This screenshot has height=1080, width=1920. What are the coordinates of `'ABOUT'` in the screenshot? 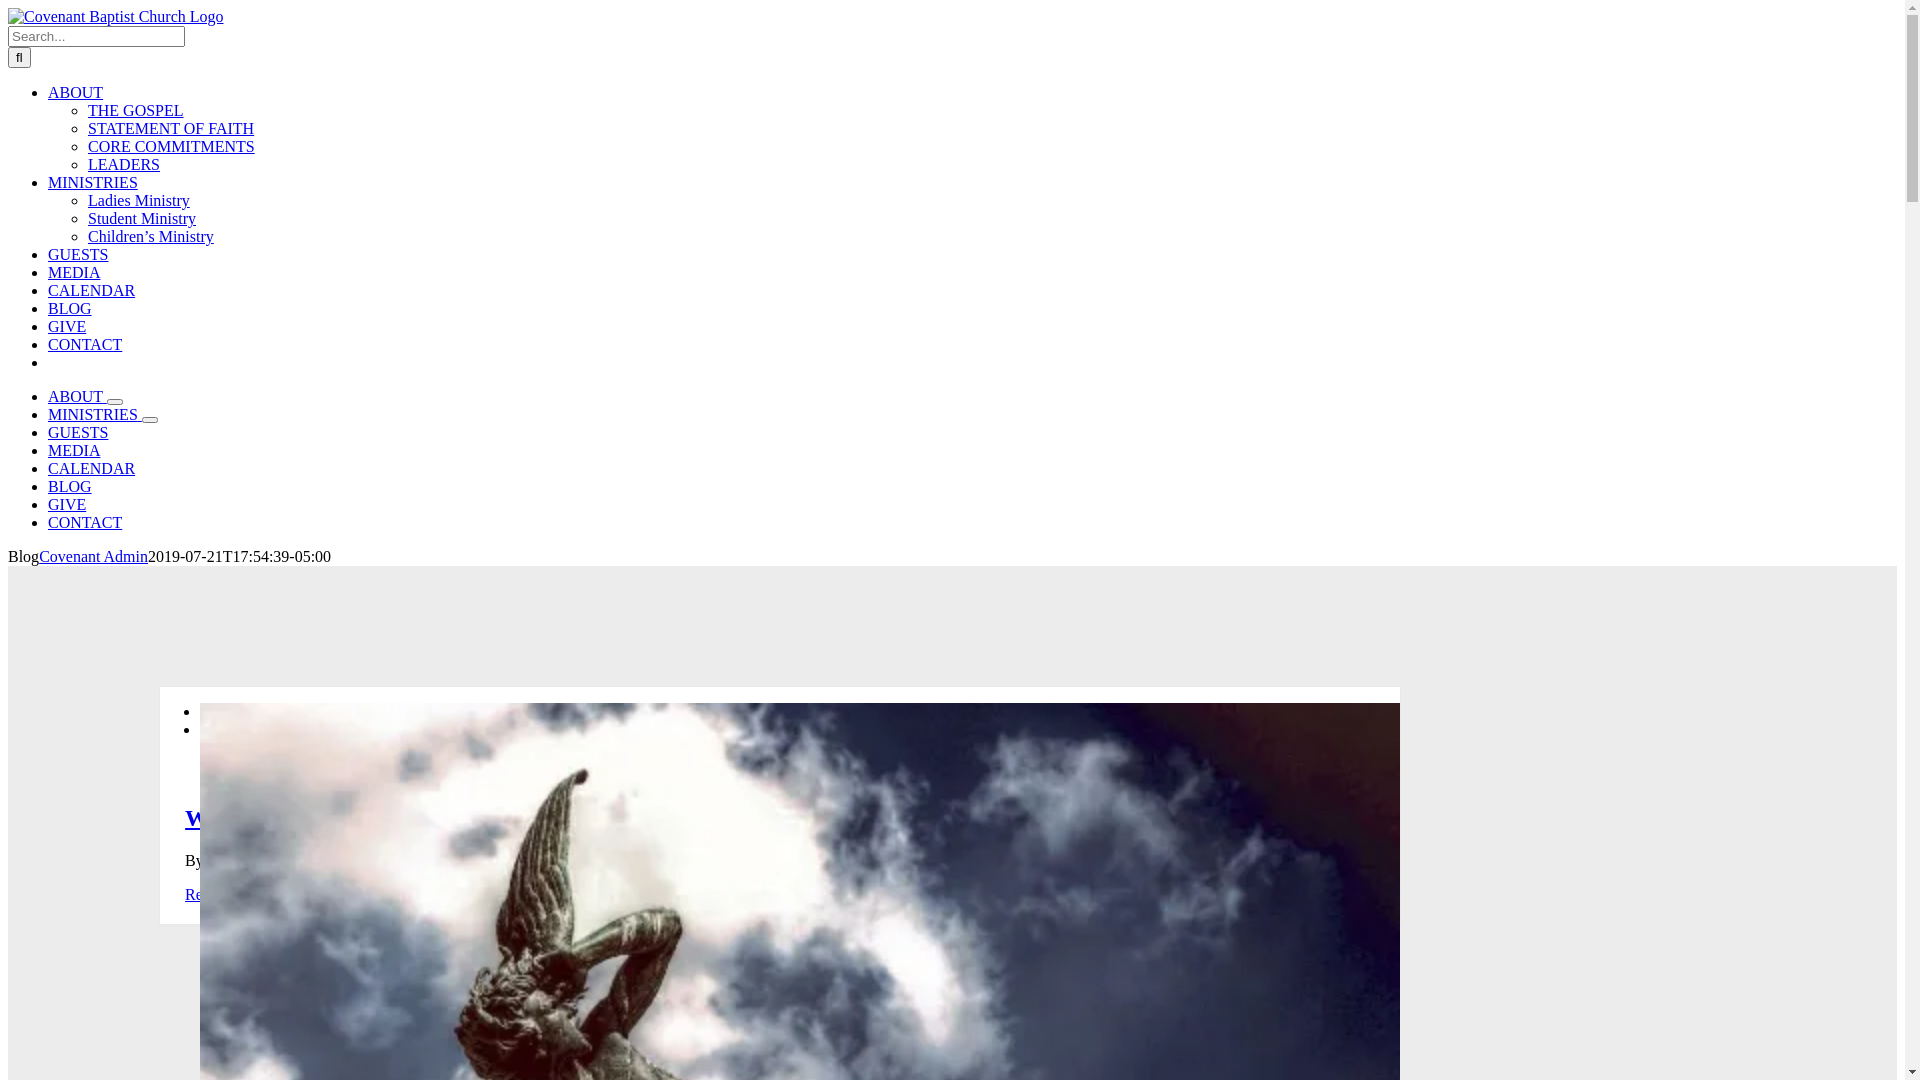 It's located at (75, 92).